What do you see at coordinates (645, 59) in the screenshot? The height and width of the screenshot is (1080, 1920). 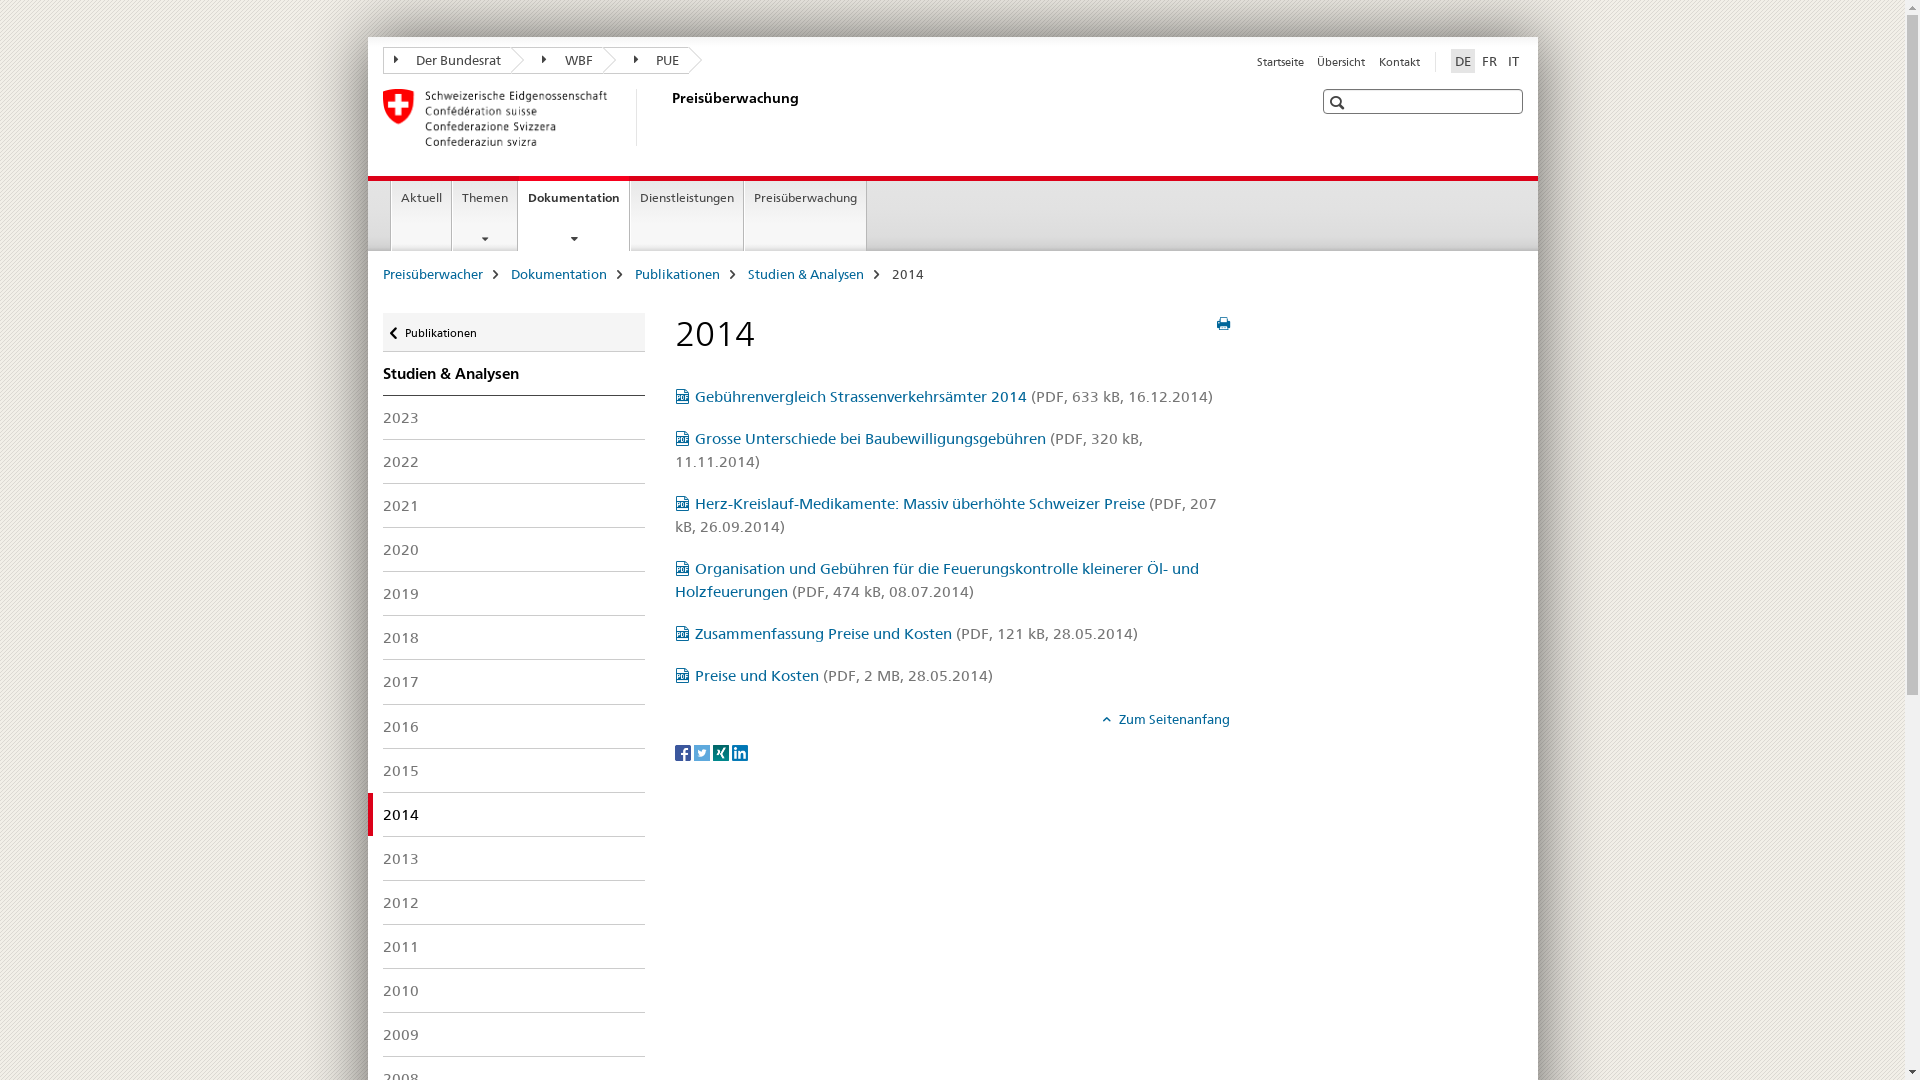 I see `'PUE'` at bounding box center [645, 59].